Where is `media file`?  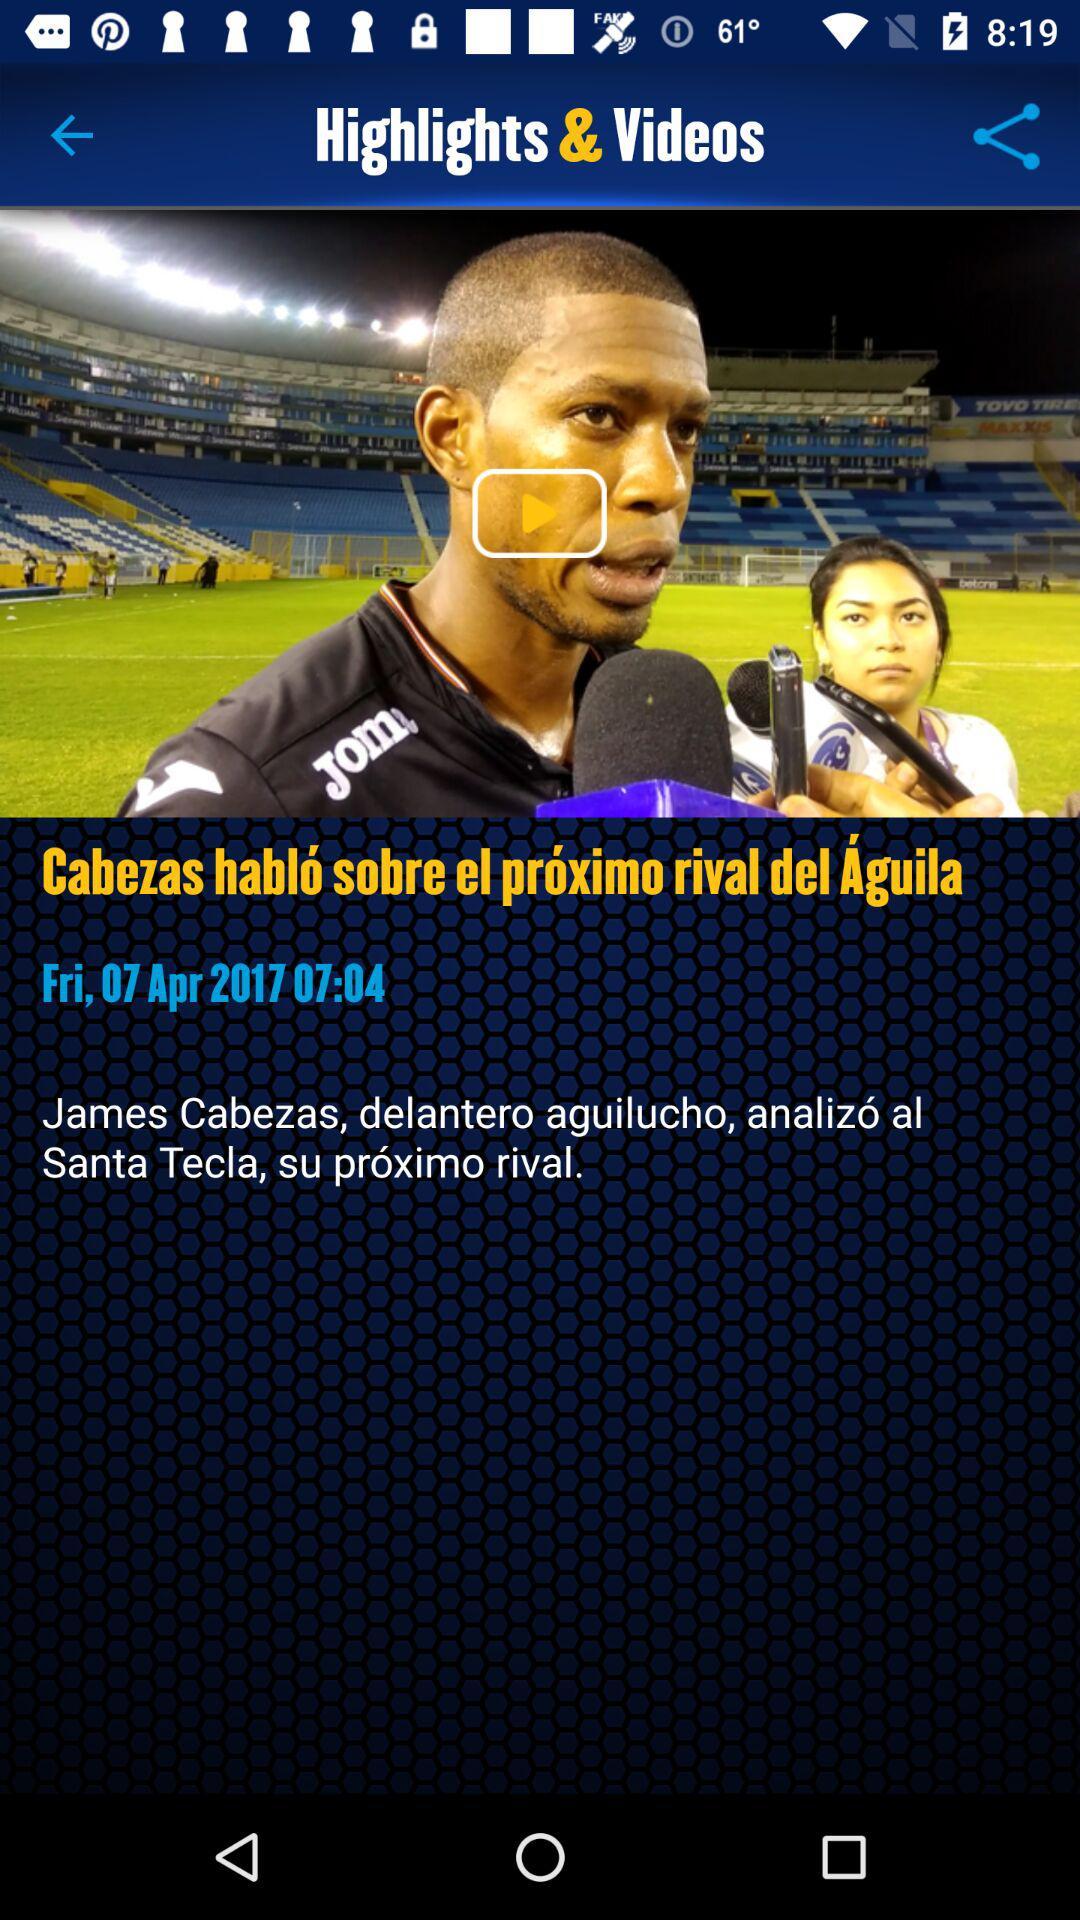 media file is located at coordinates (538, 513).